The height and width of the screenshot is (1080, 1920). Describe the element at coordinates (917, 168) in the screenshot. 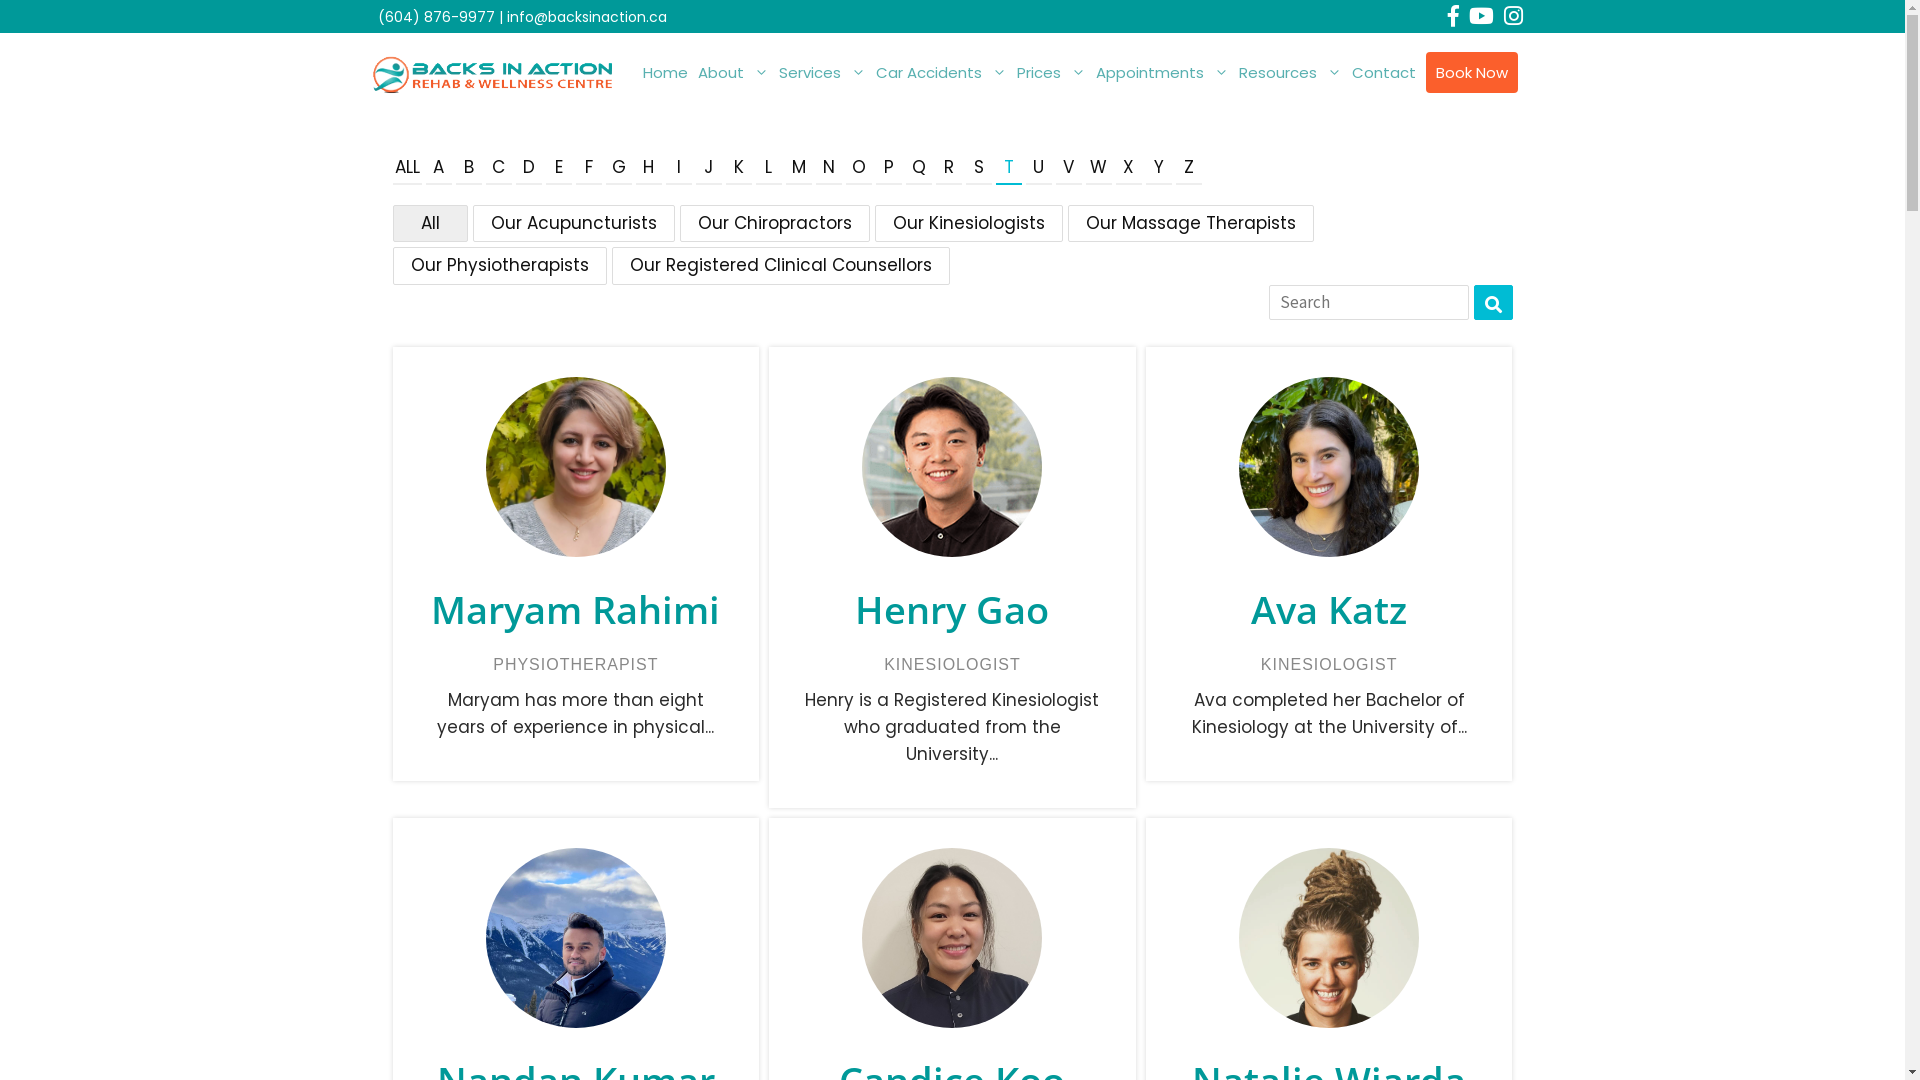

I see `'Q'` at that location.